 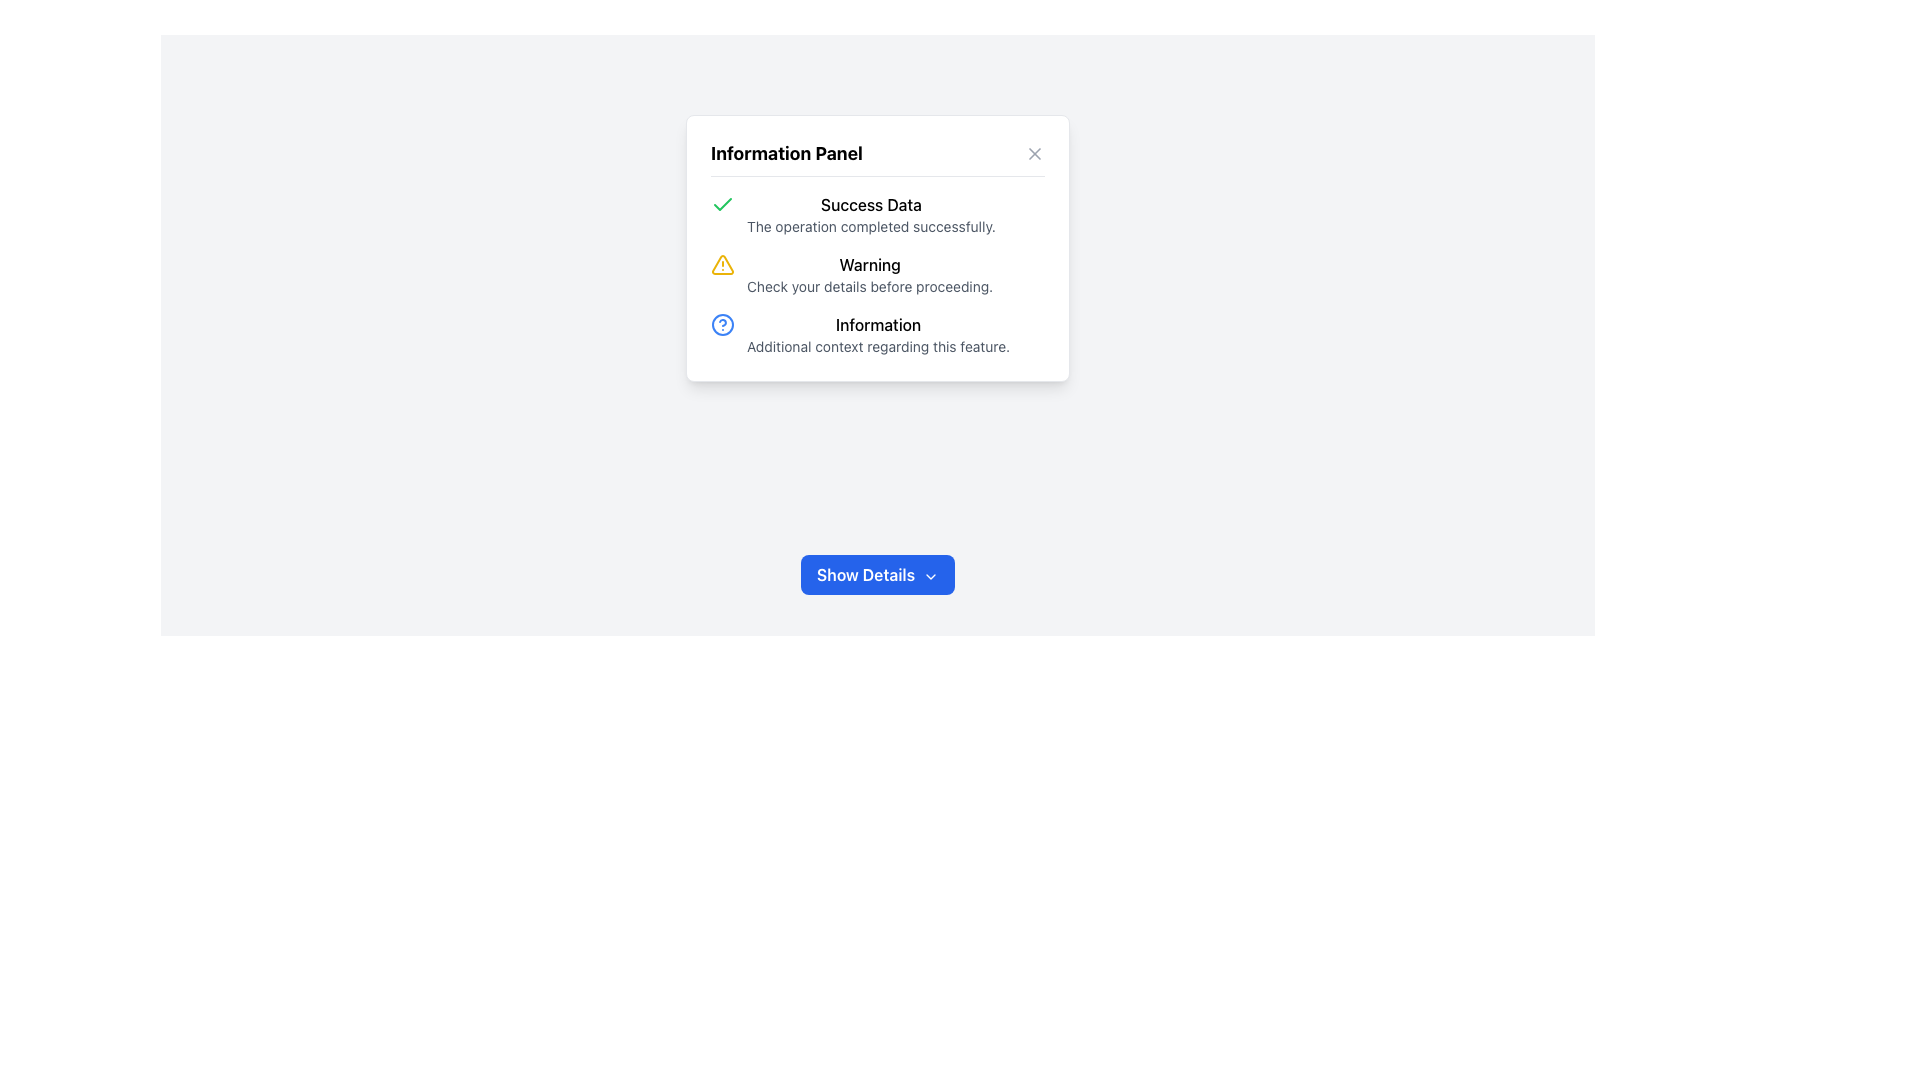 What do you see at coordinates (870, 274) in the screenshot?
I see `the warning notification text in the 'Information Panel'` at bounding box center [870, 274].